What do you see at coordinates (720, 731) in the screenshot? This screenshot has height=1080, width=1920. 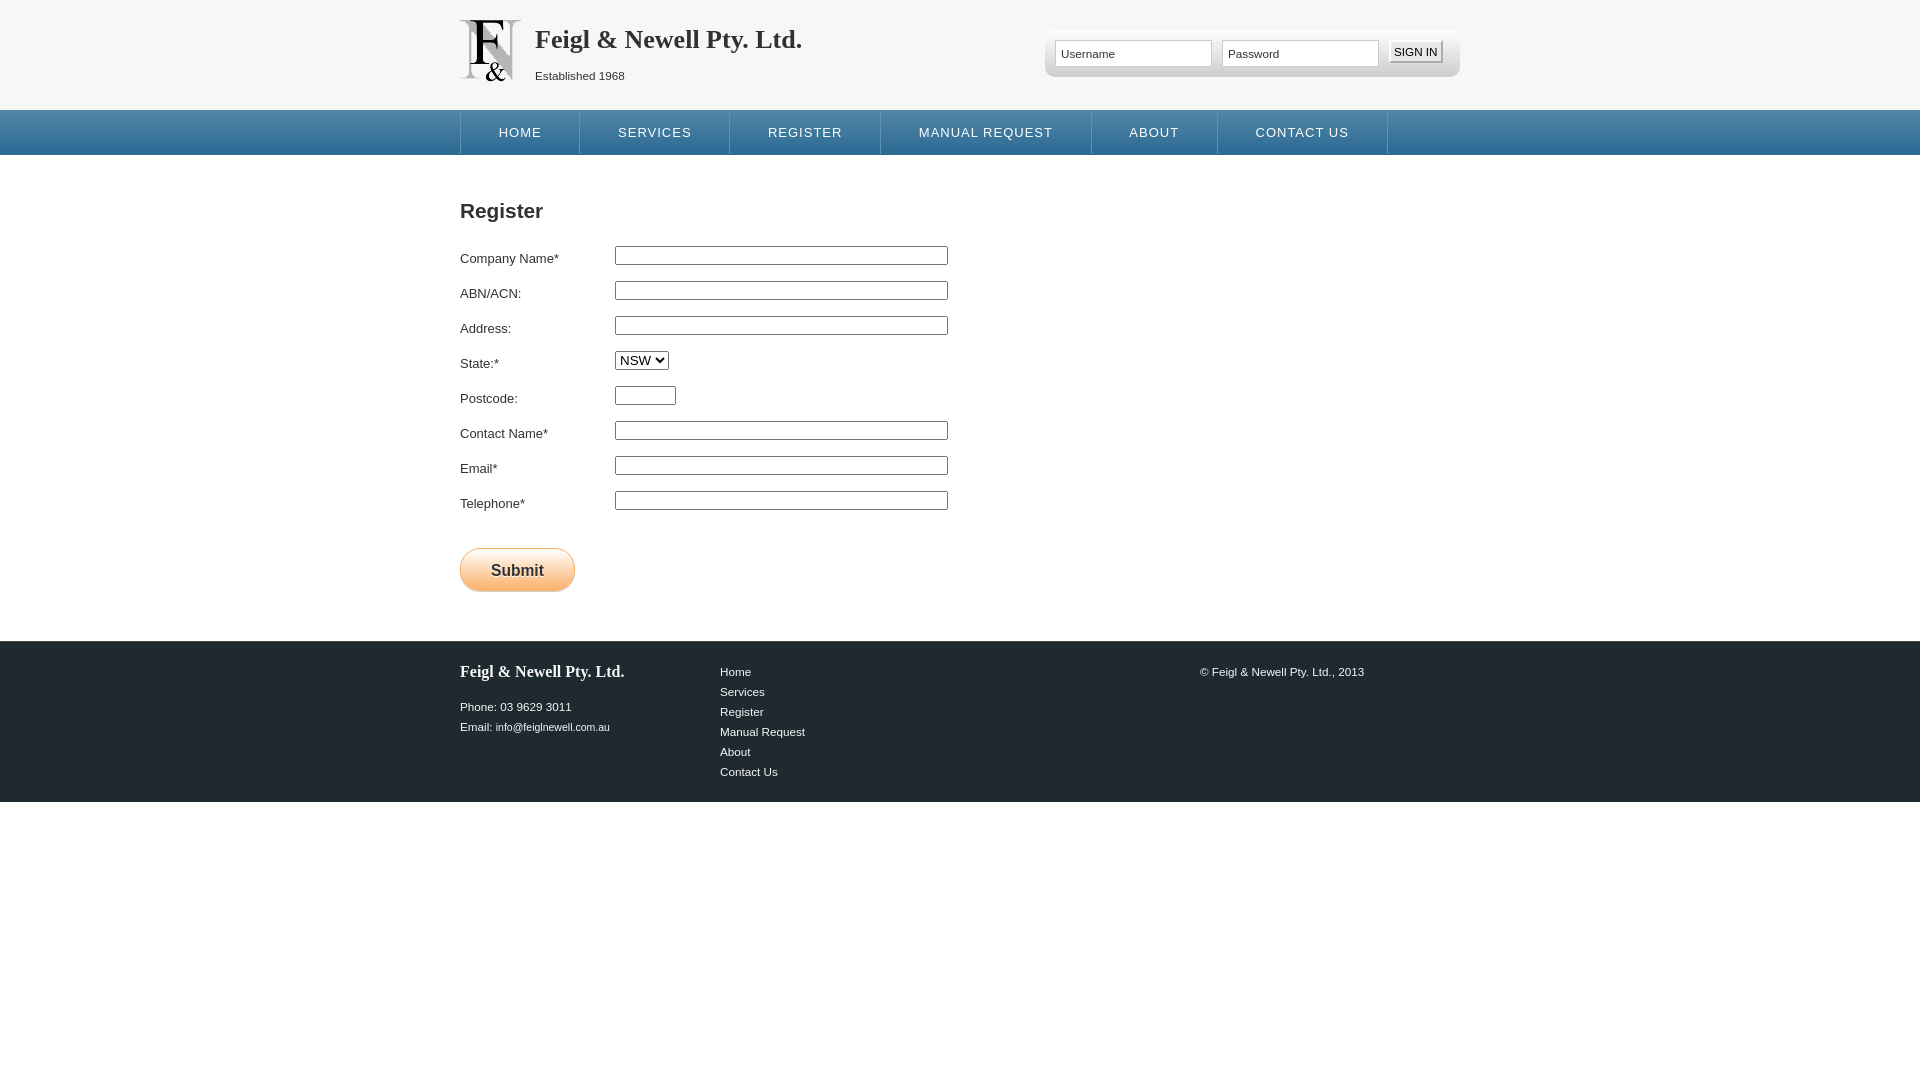 I see `'Manual Request'` at bounding box center [720, 731].